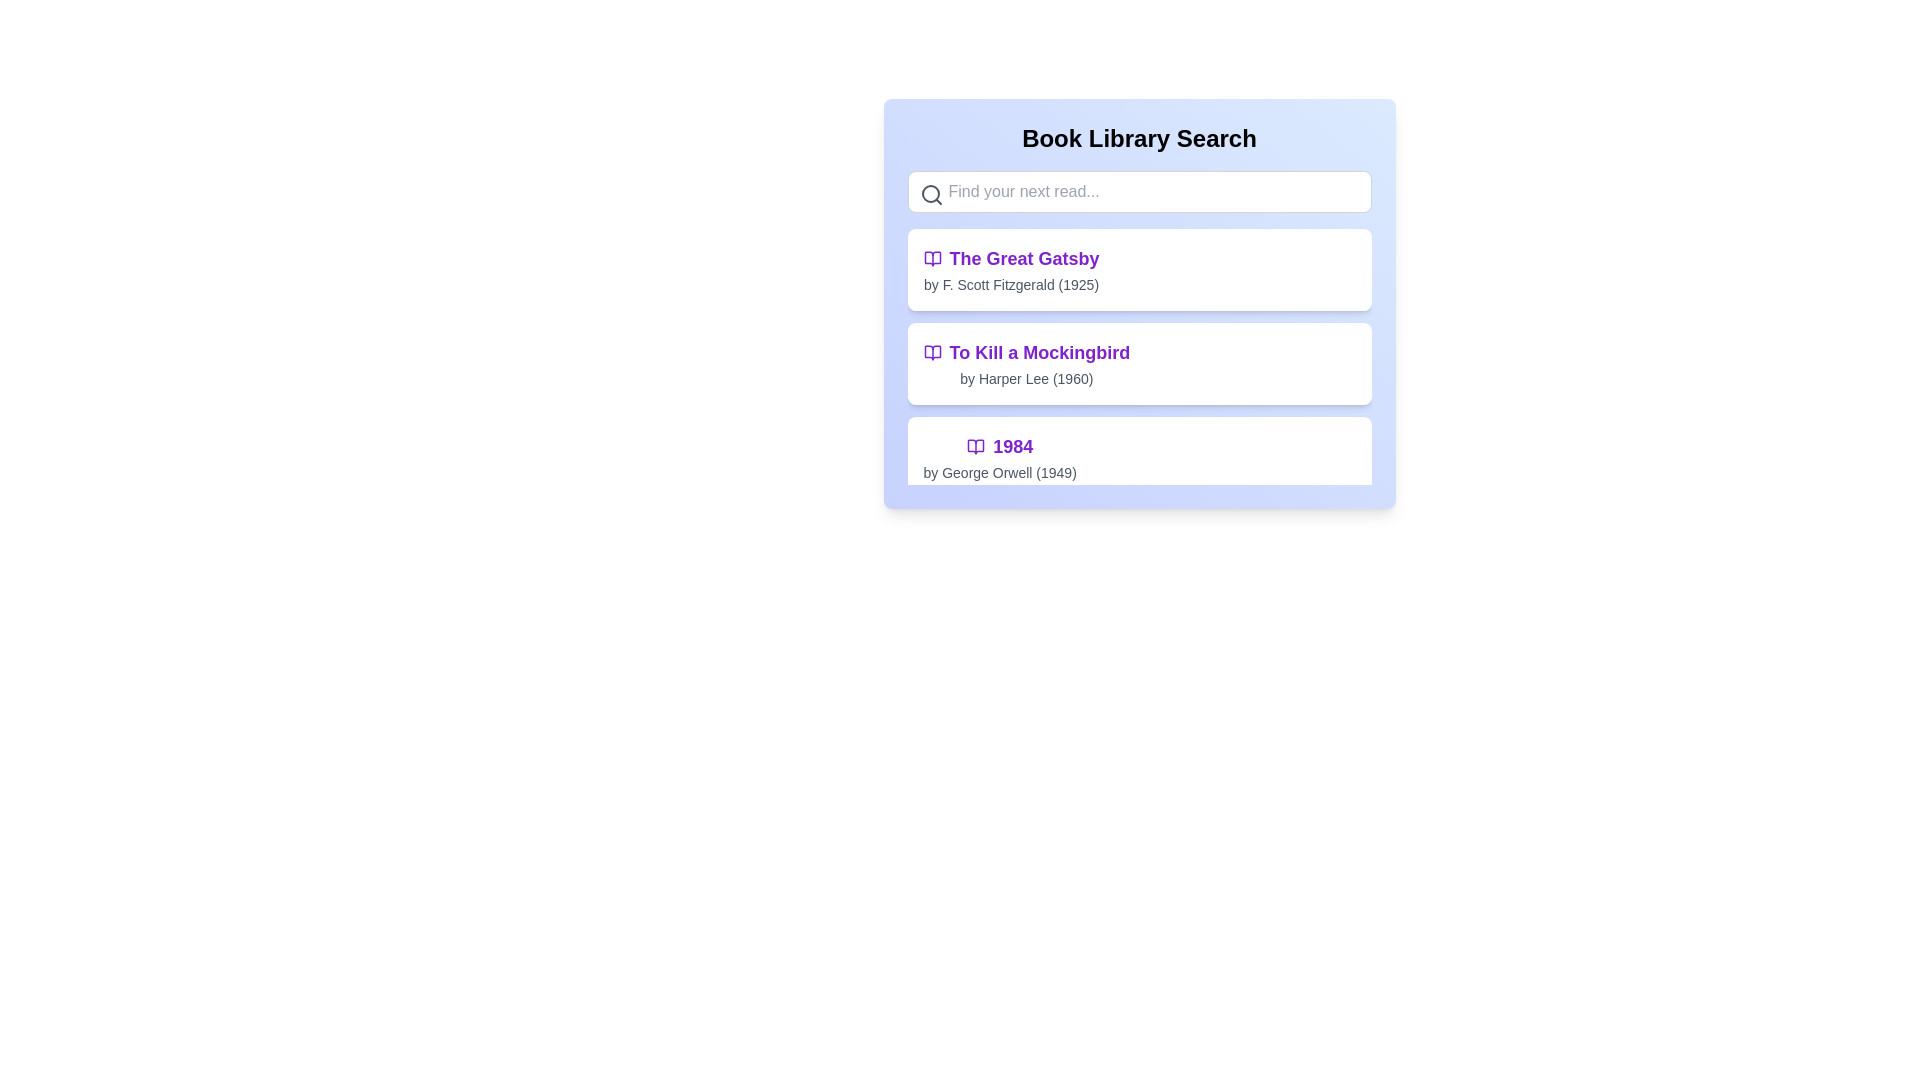 The width and height of the screenshot is (1920, 1080). Describe the element at coordinates (931, 352) in the screenshot. I see `the book icon representing 'To Kill a Mockingbird', which is the second item in the list and is located to the left of its title` at that location.